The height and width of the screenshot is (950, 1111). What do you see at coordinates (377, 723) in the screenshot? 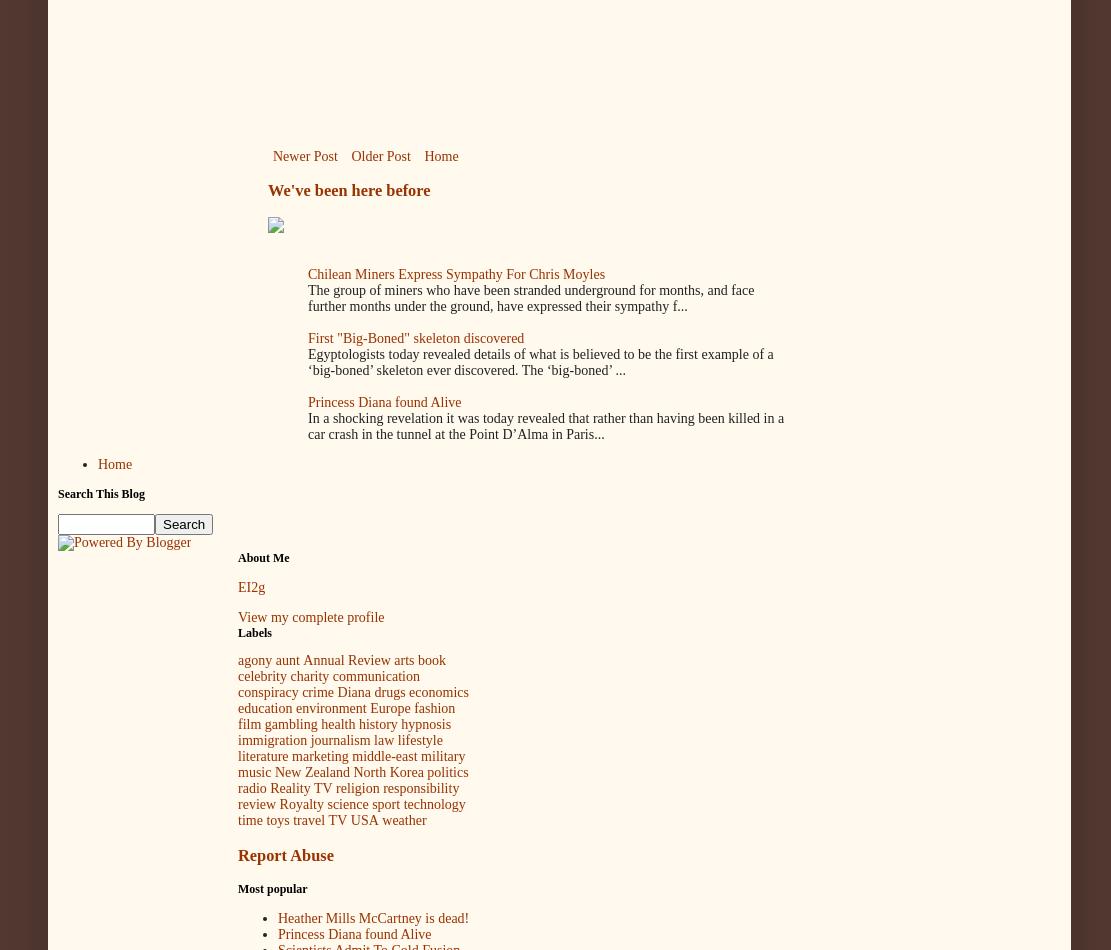
I see `'history'` at bounding box center [377, 723].